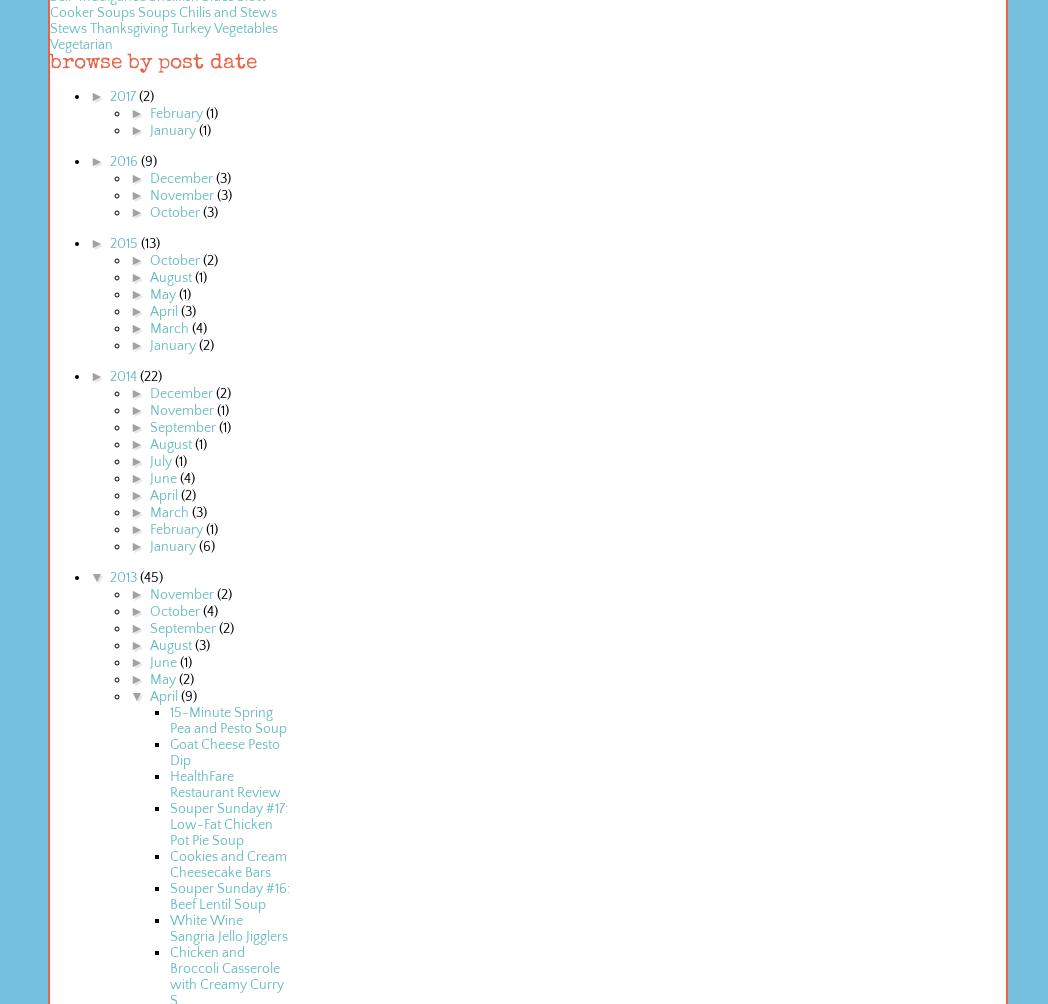 This screenshot has height=1004, width=1048. What do you see at coordinates (122, 96) in the screenshot?
I see `'2017'` at bounding box center [122, 96].